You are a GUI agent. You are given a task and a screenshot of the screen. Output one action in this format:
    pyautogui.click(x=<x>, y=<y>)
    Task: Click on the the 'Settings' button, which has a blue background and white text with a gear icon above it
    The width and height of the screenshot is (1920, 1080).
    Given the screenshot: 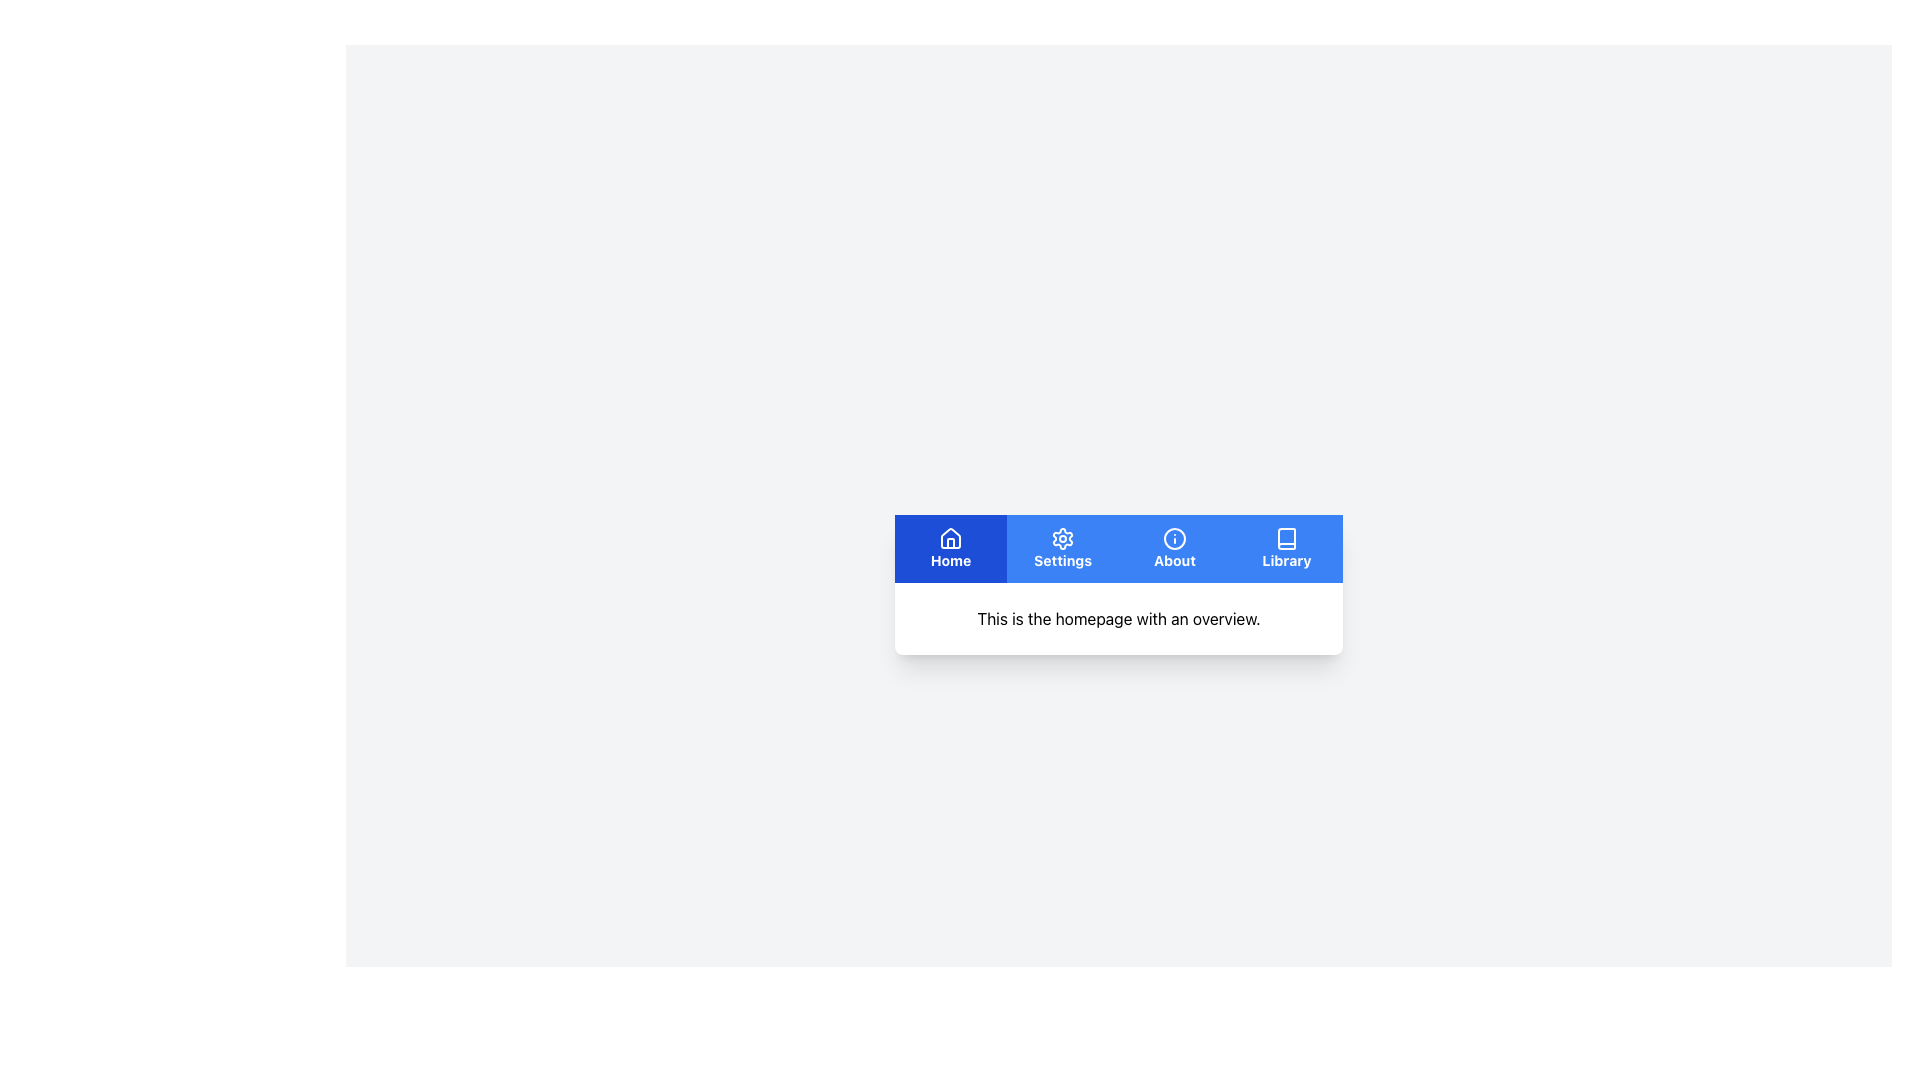 What is the action you would take?
    pyautogui.click(x=1061, y=548)
    